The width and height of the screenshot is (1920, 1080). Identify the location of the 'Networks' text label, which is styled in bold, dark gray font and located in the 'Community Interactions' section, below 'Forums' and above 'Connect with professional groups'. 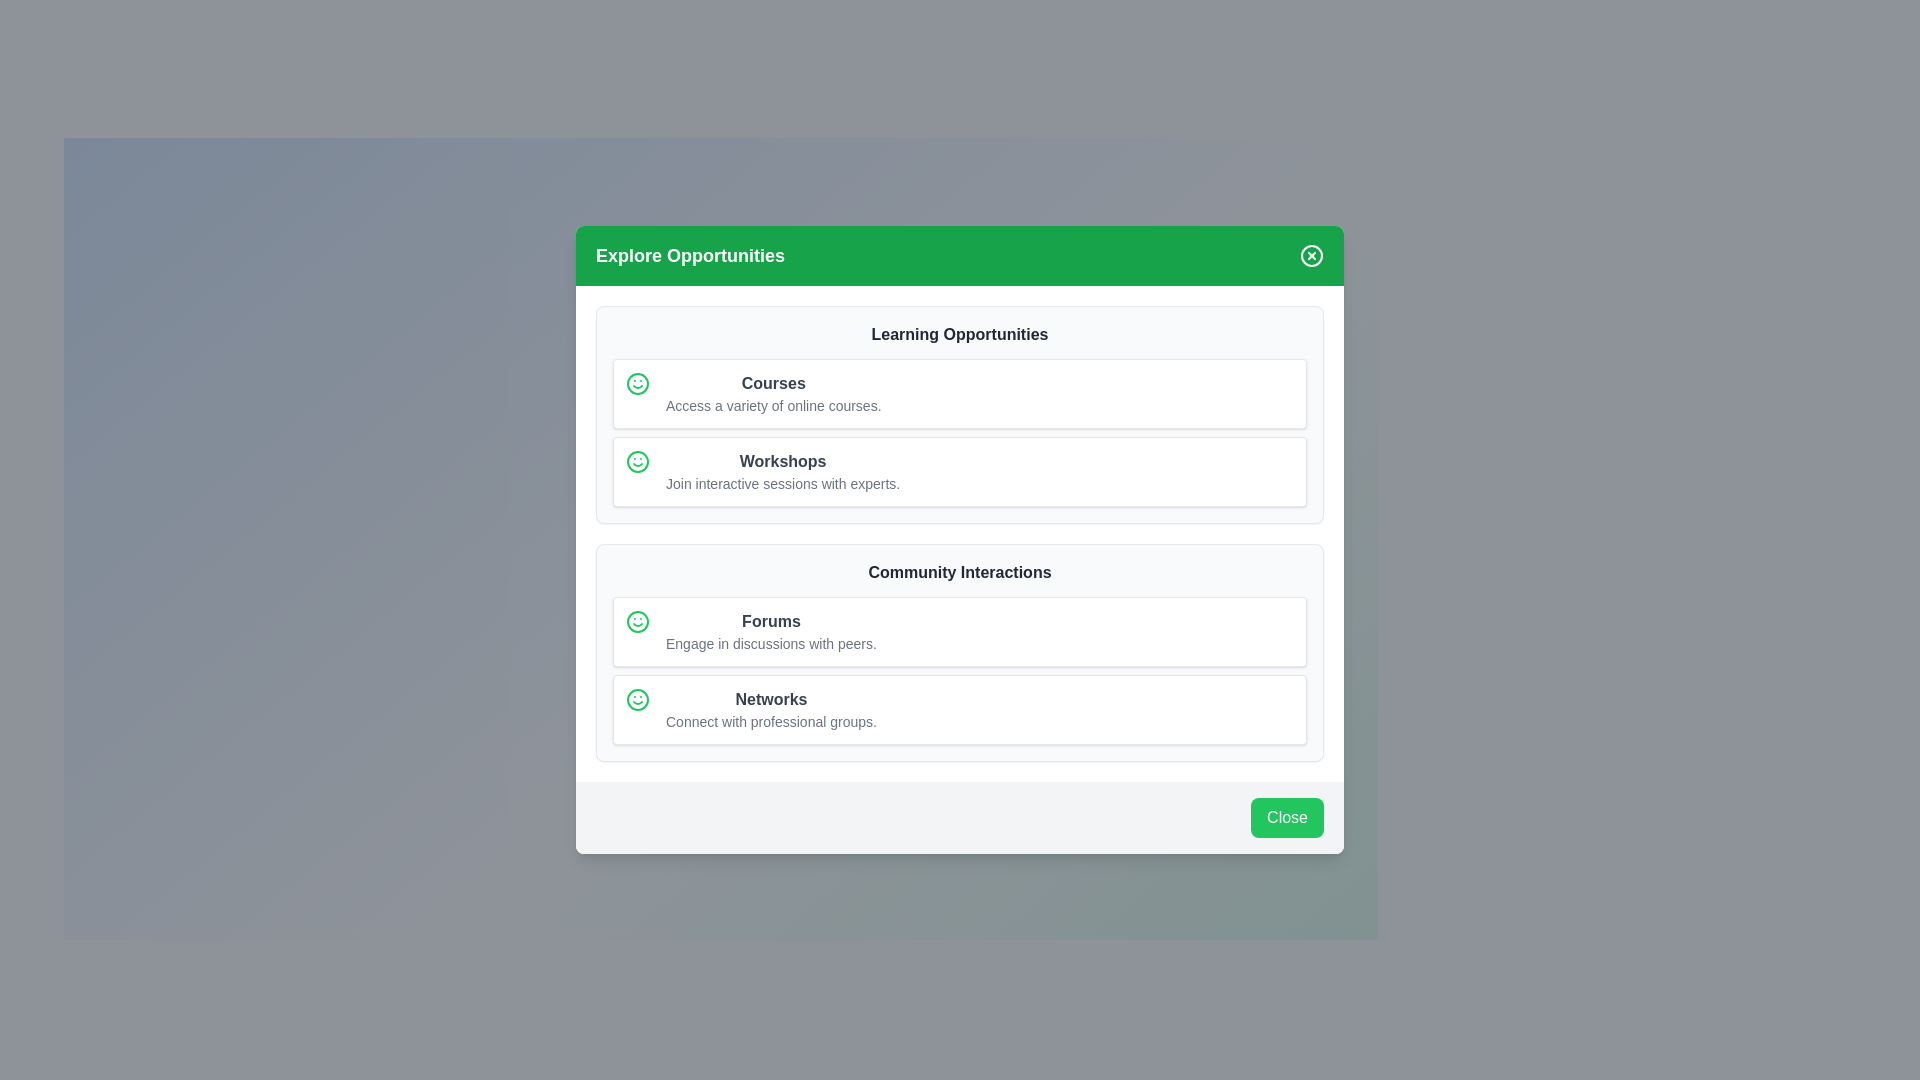
(770, 698).